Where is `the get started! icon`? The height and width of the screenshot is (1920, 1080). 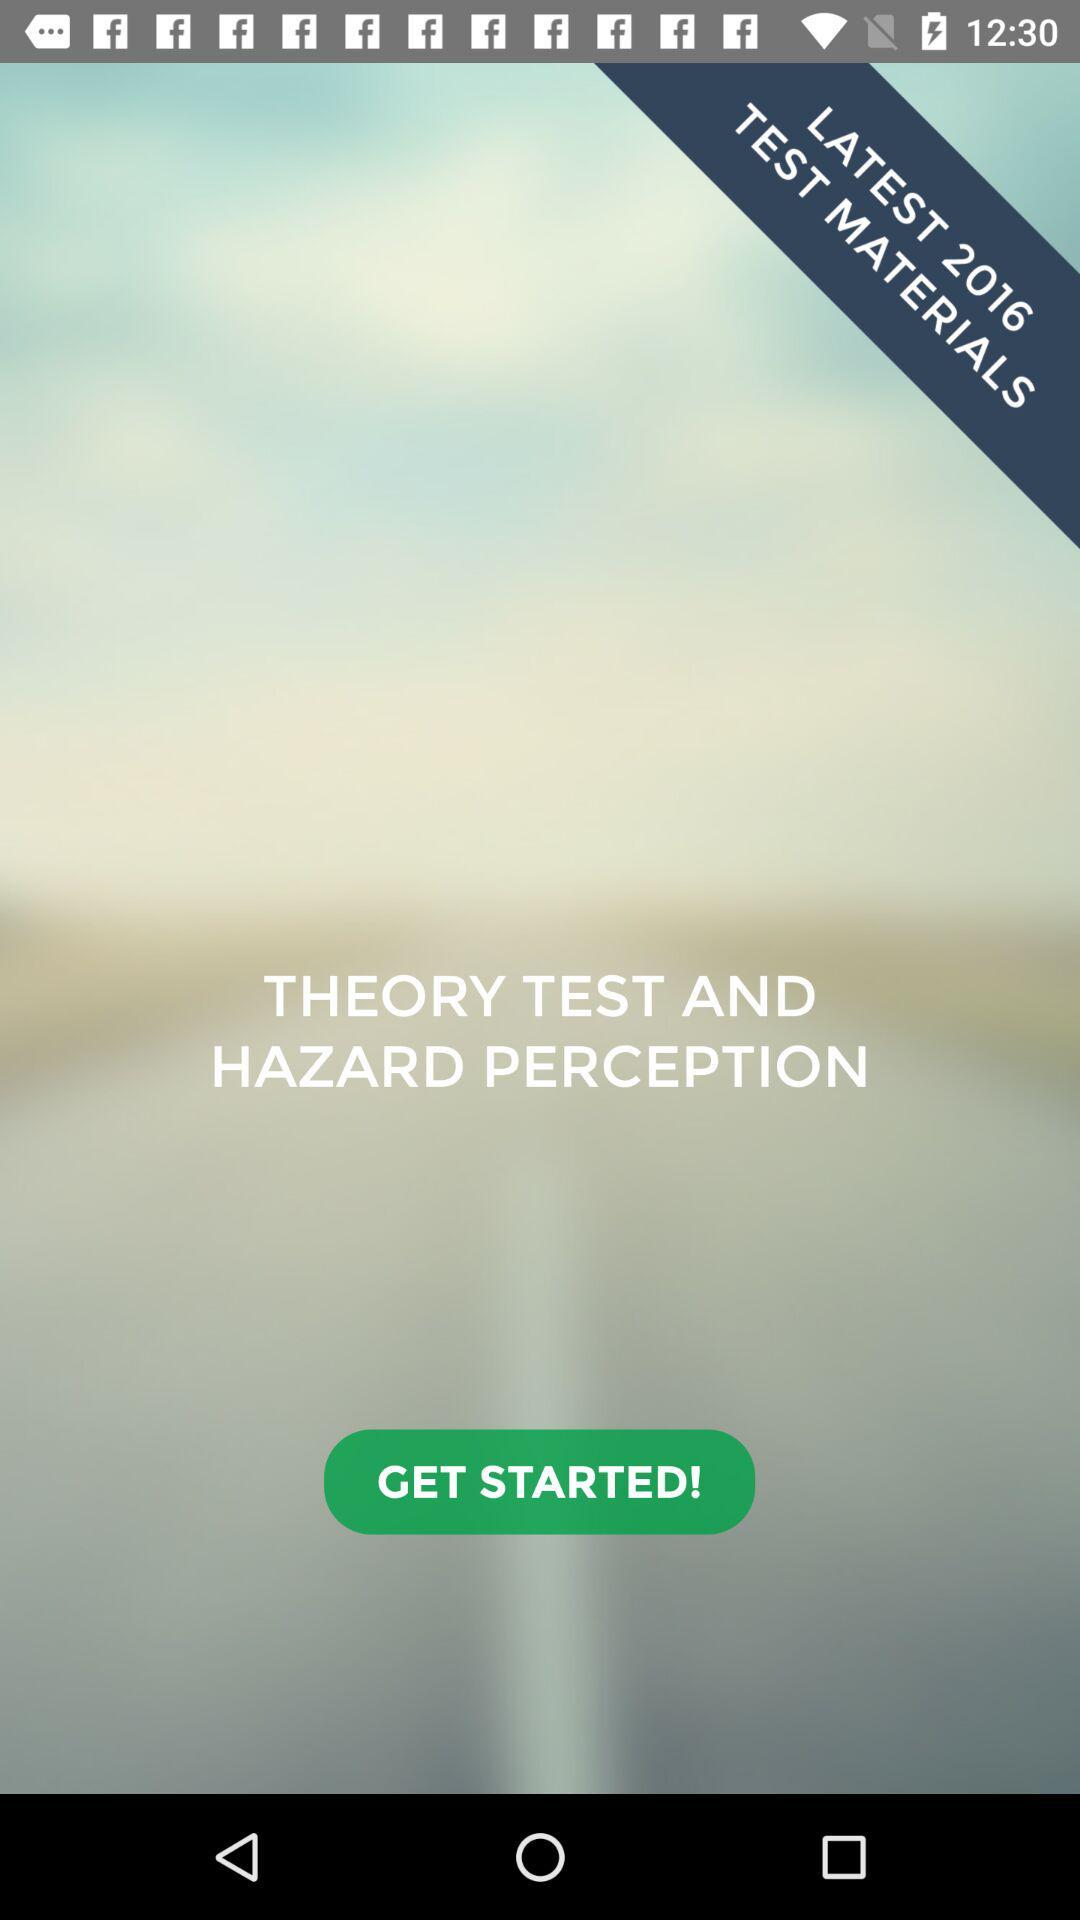 the get started! icon is located at coordinates (538, 1482).